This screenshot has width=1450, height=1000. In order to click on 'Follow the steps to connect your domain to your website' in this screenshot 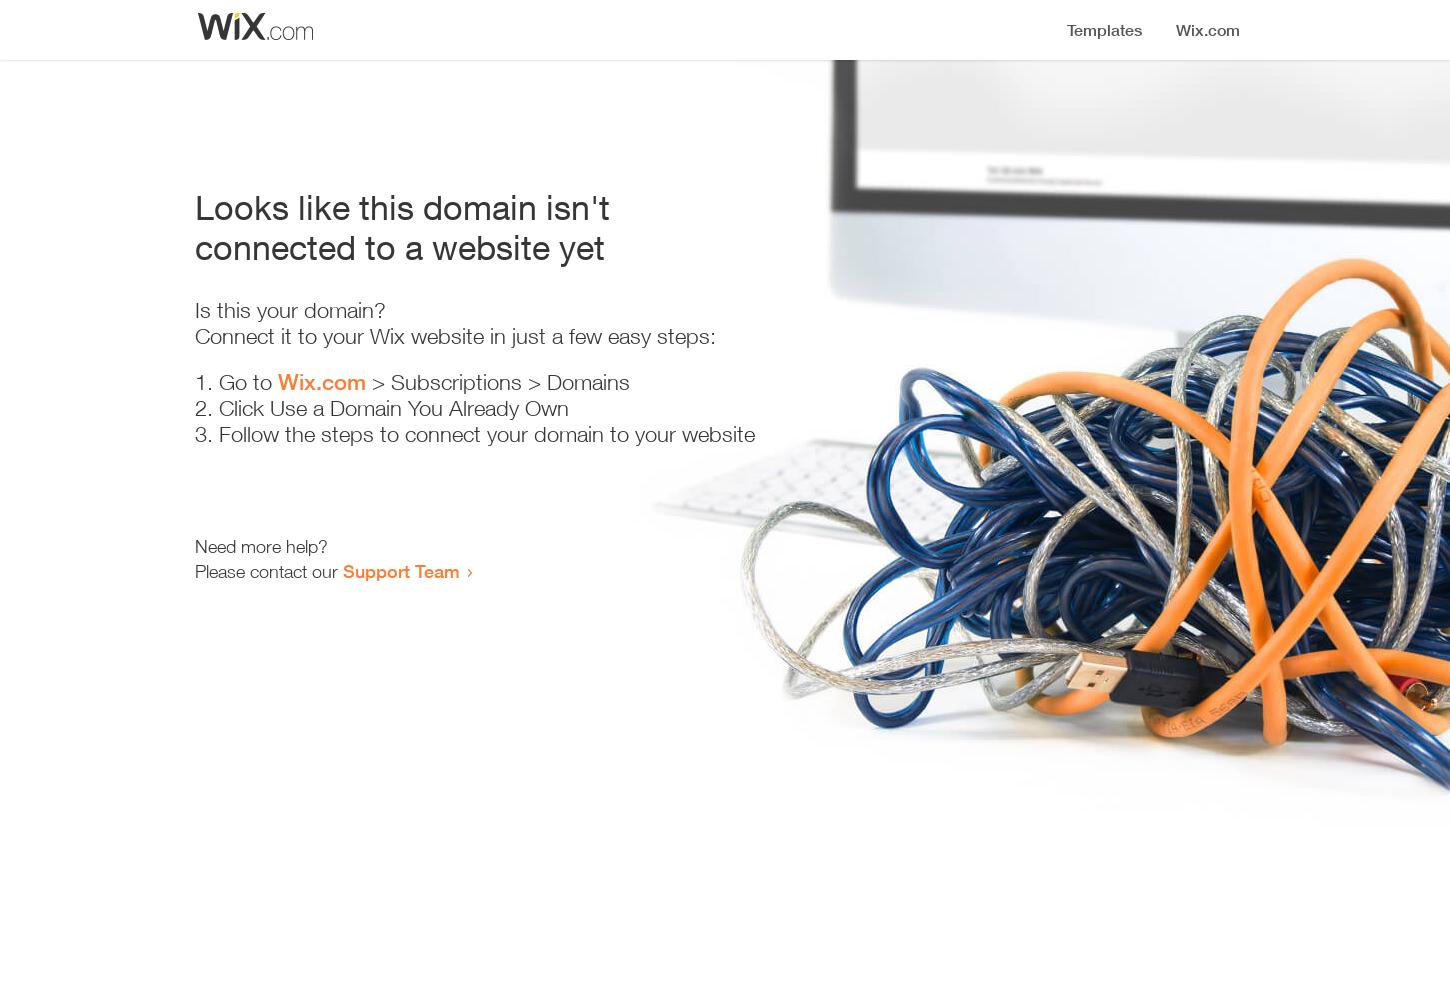, I will do `click(487, 434)`.